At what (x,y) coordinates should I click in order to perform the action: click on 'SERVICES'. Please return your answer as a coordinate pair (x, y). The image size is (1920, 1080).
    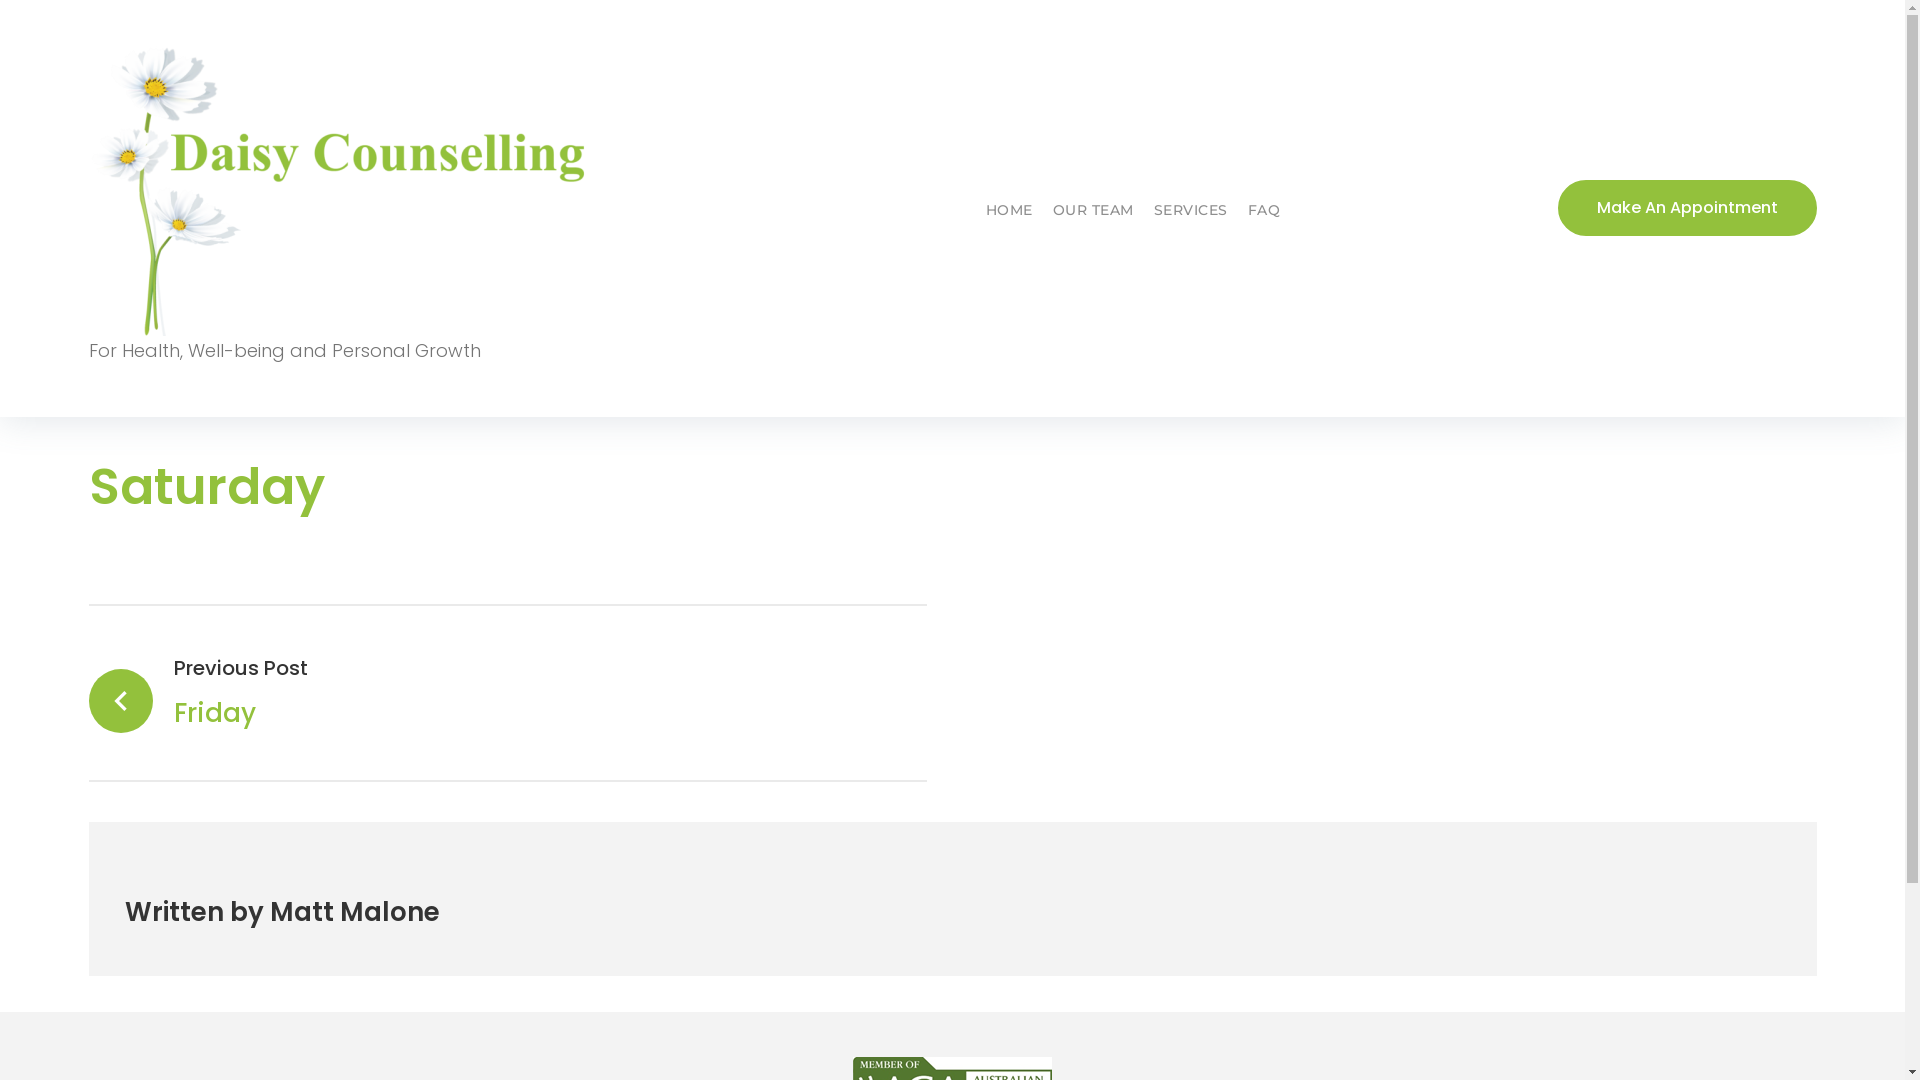
    Looking at the image, I should click on (1190, 211).